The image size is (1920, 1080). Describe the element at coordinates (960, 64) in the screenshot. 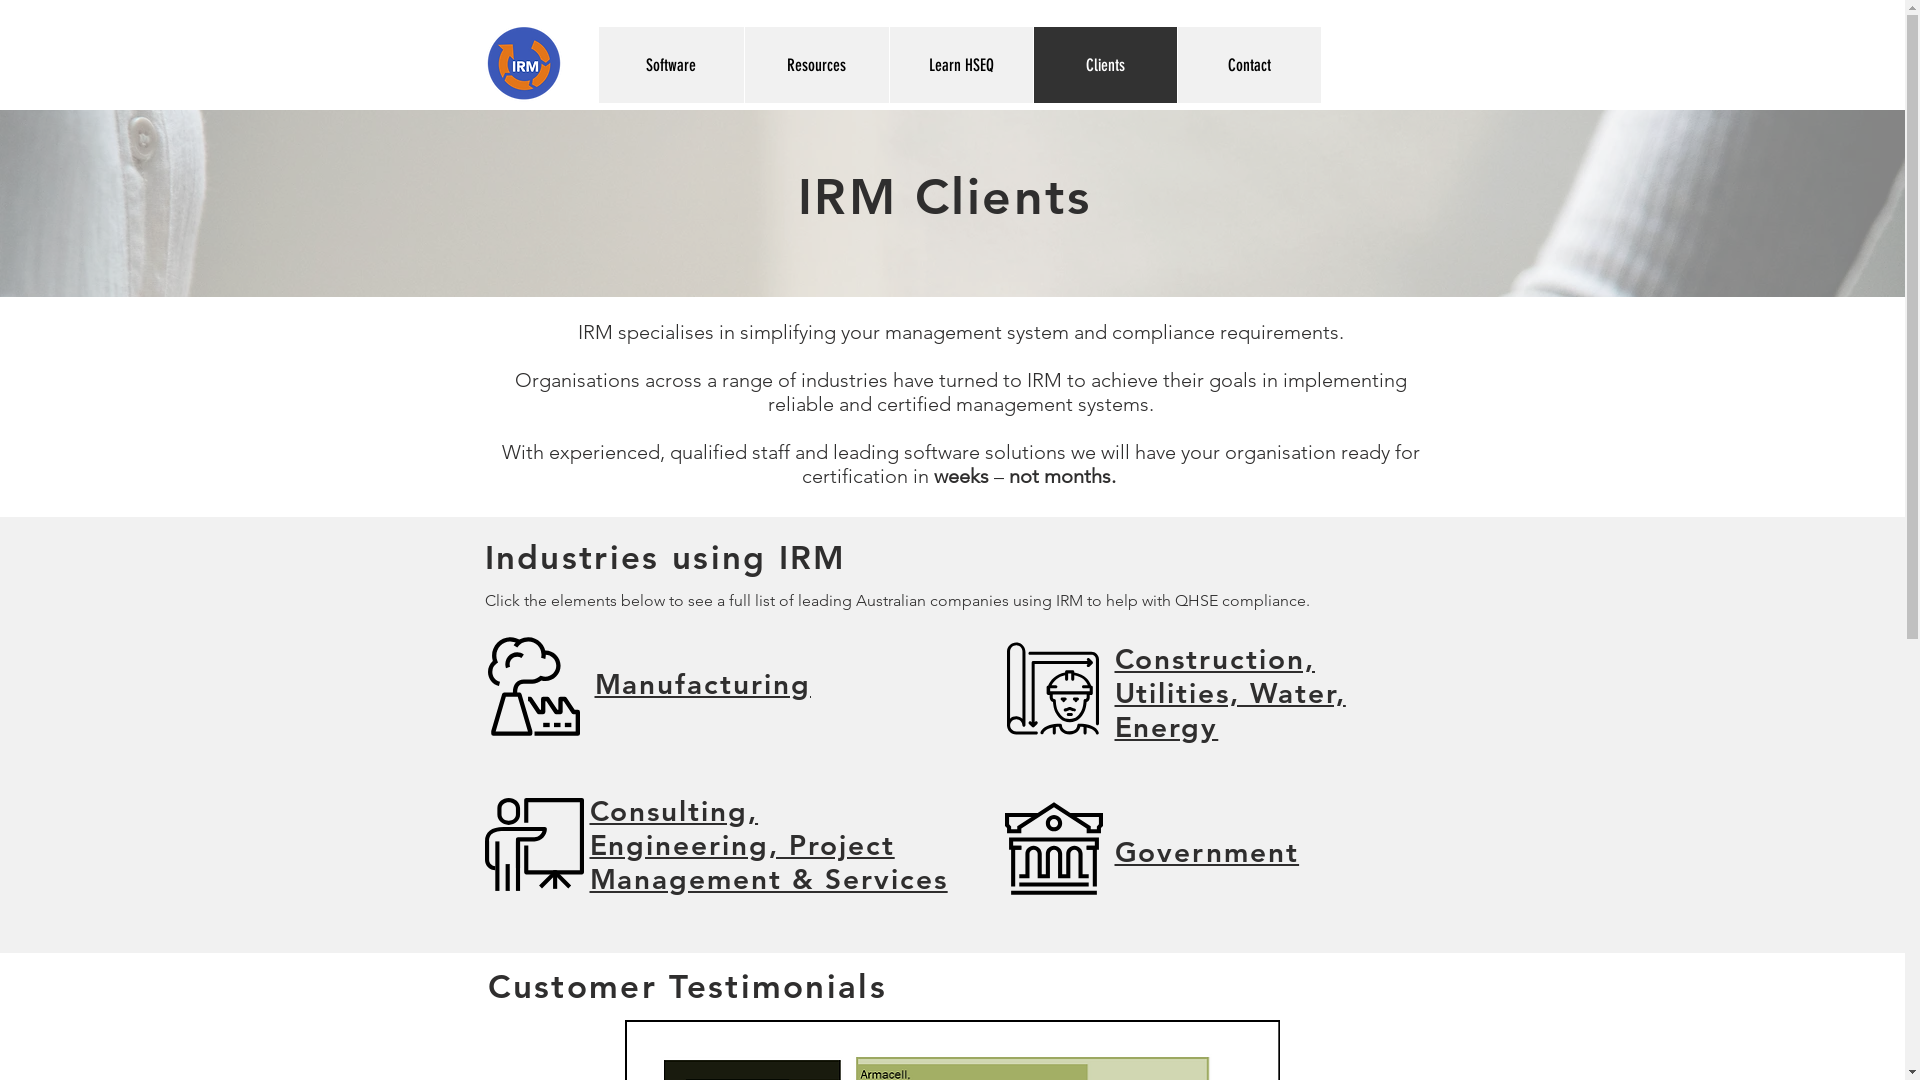

I see `'Learn HSEQ'` at that location.